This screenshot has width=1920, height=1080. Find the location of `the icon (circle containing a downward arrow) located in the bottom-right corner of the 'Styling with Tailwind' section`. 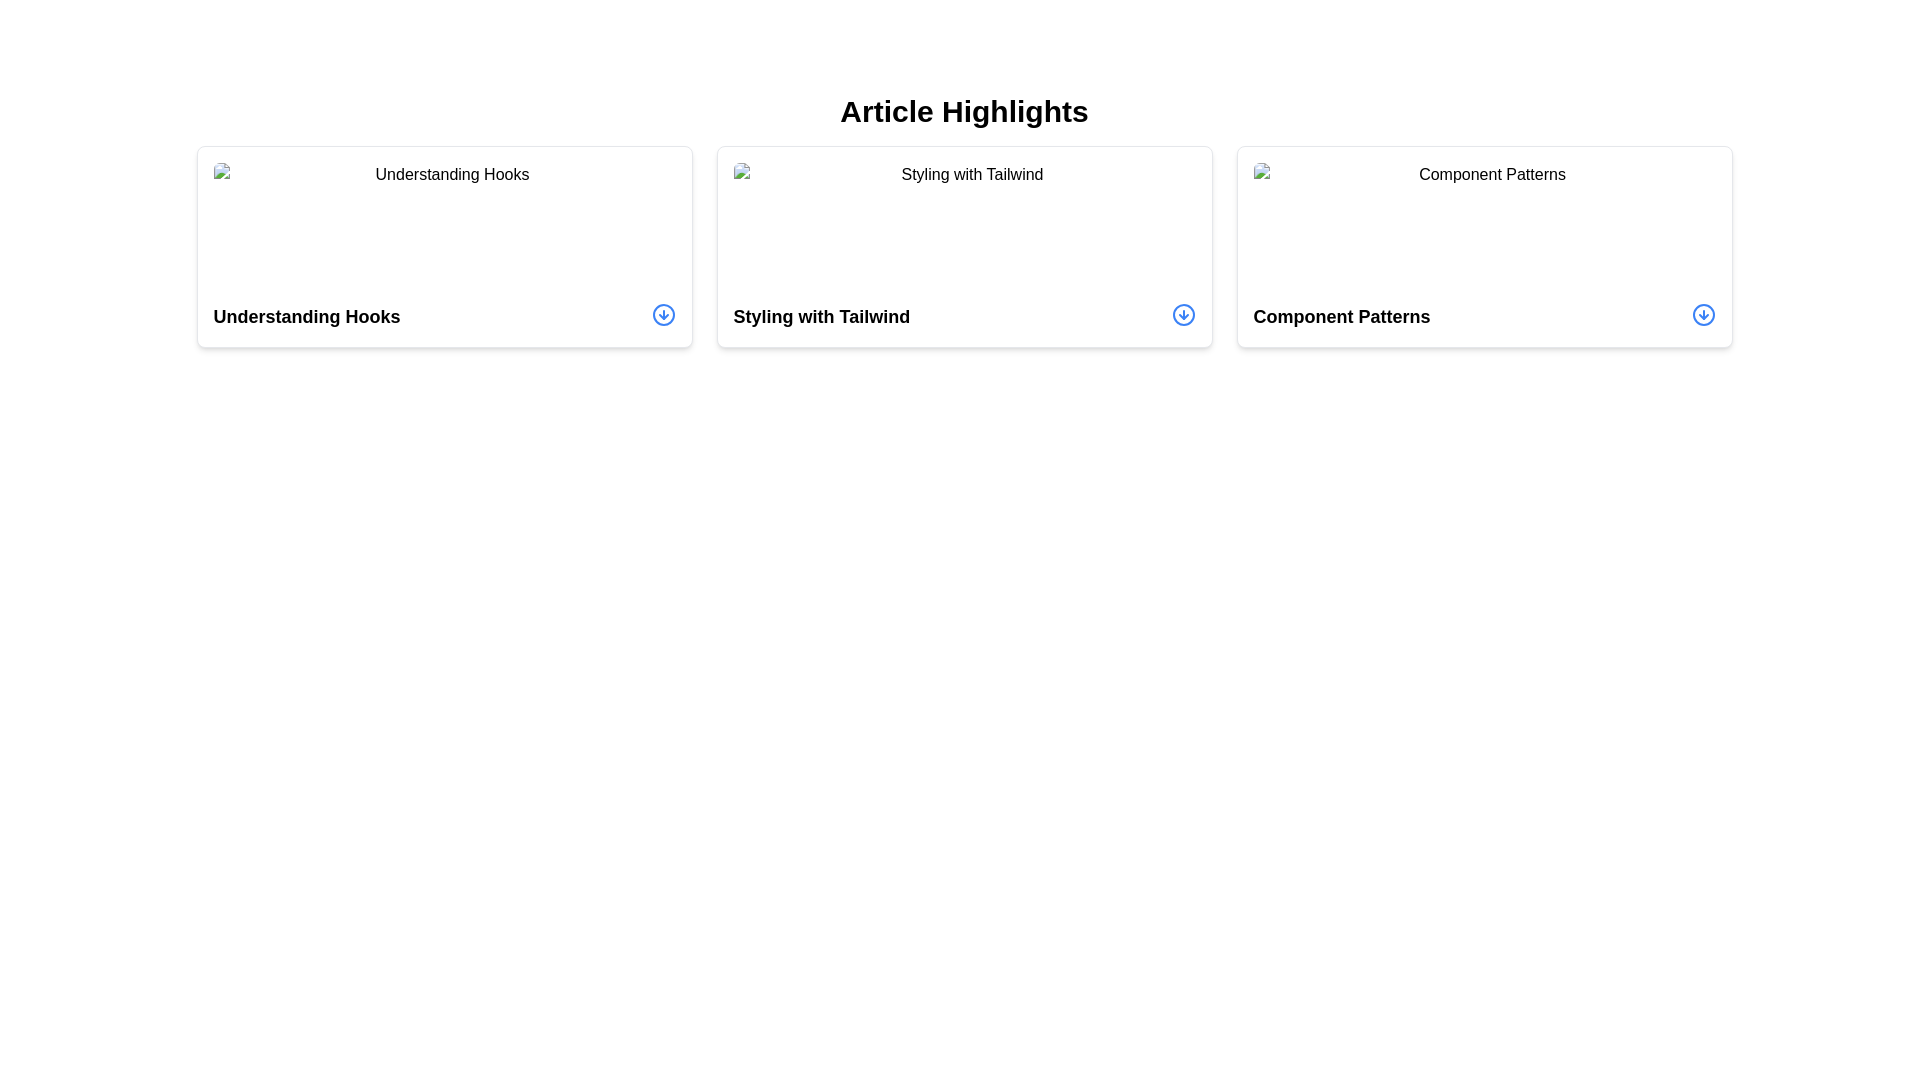

the icon (circle containing a downward arrow) located in the bottom-right corner of the 'Styling with Tailwind' section is located at coordinates (1183, 315).